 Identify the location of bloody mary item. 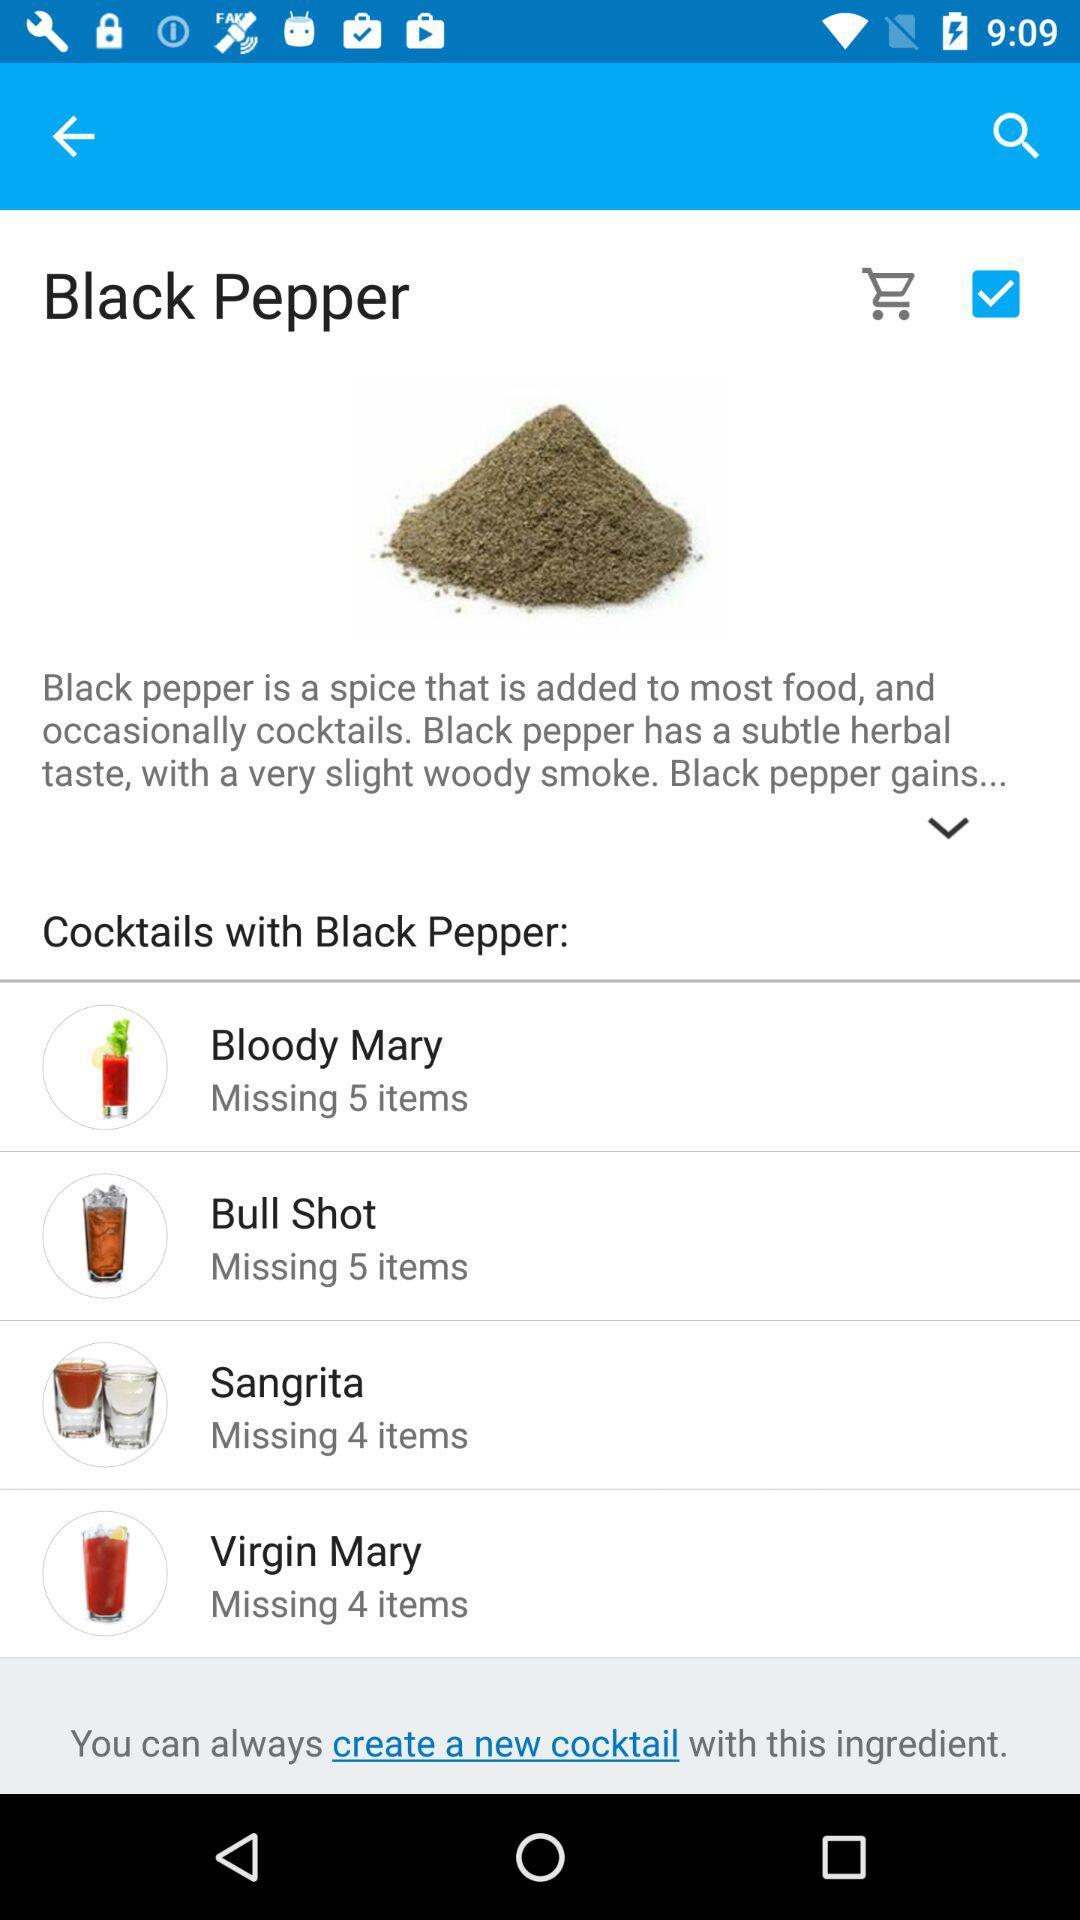
(591, 1037).